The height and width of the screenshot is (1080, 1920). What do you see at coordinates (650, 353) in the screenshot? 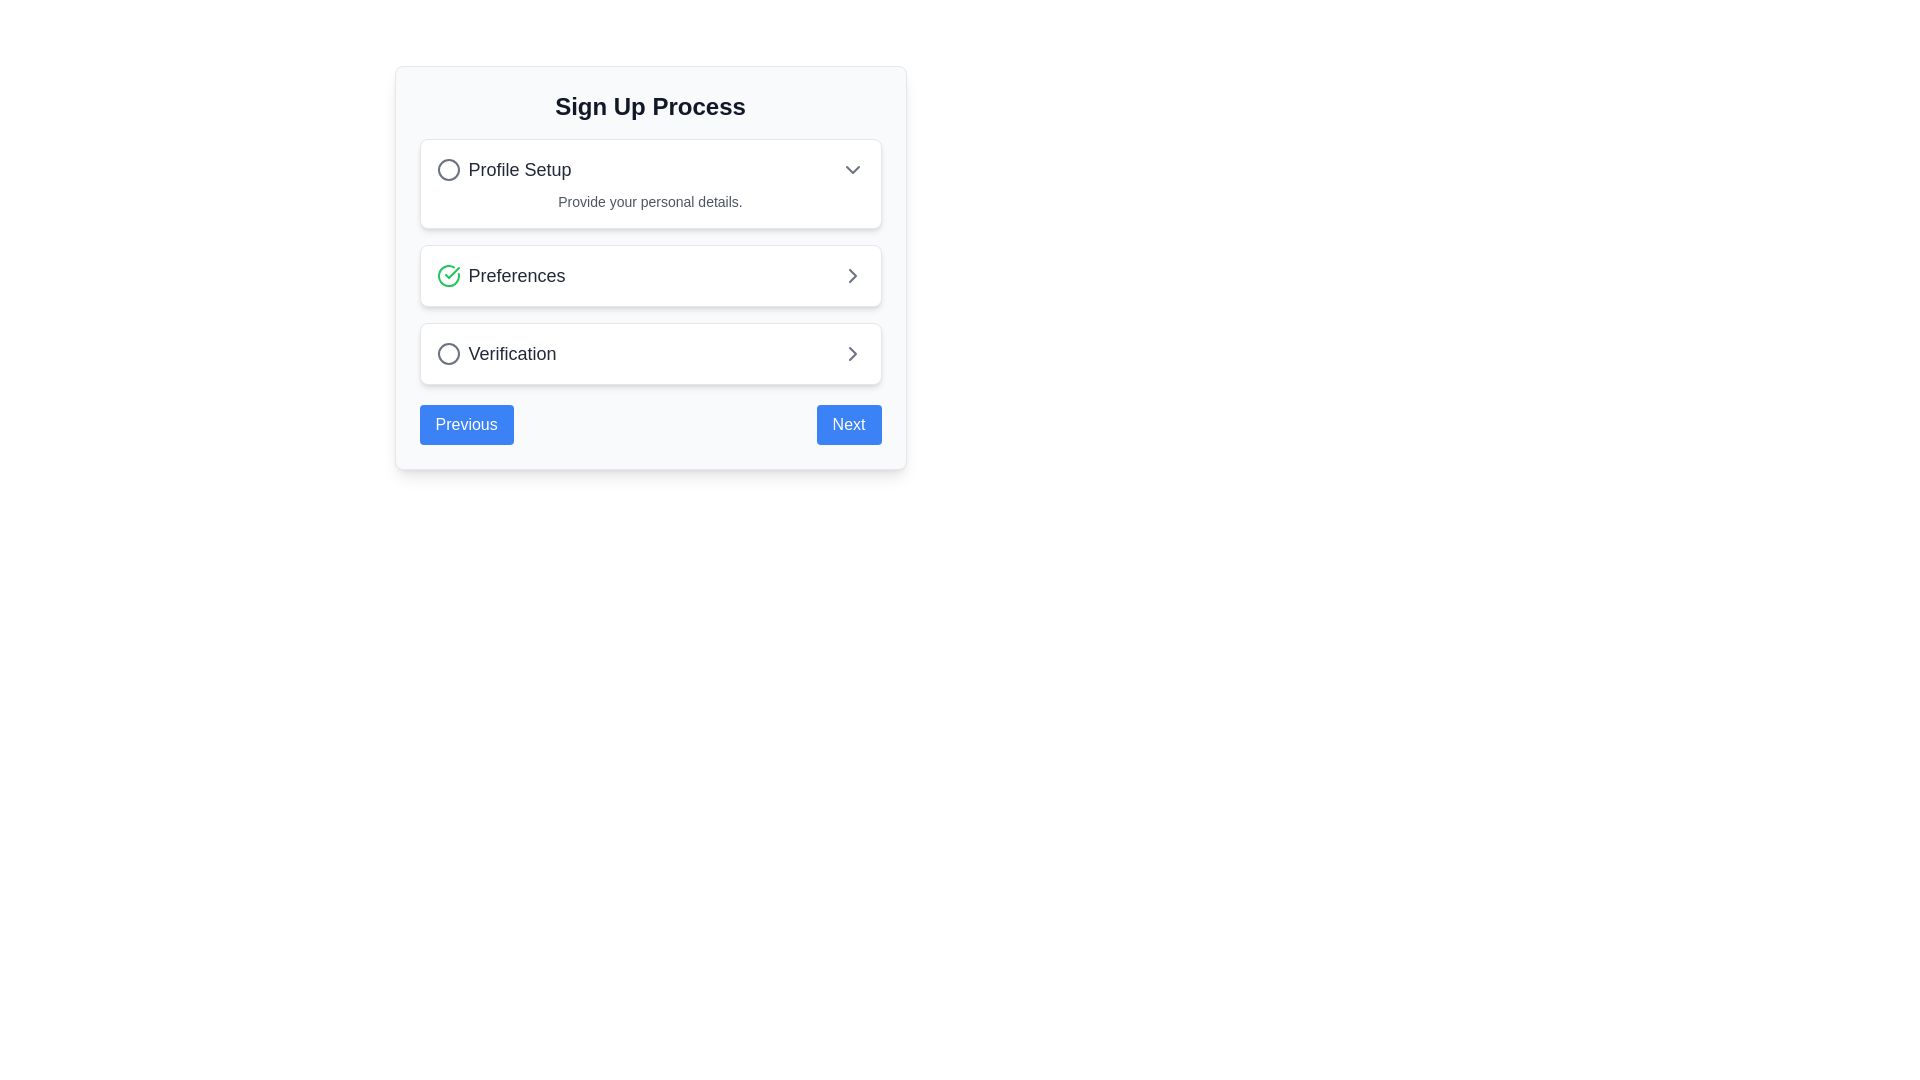
I see `the 'Verification' step in the workflow navigation list` at bounding box center [650, 353].